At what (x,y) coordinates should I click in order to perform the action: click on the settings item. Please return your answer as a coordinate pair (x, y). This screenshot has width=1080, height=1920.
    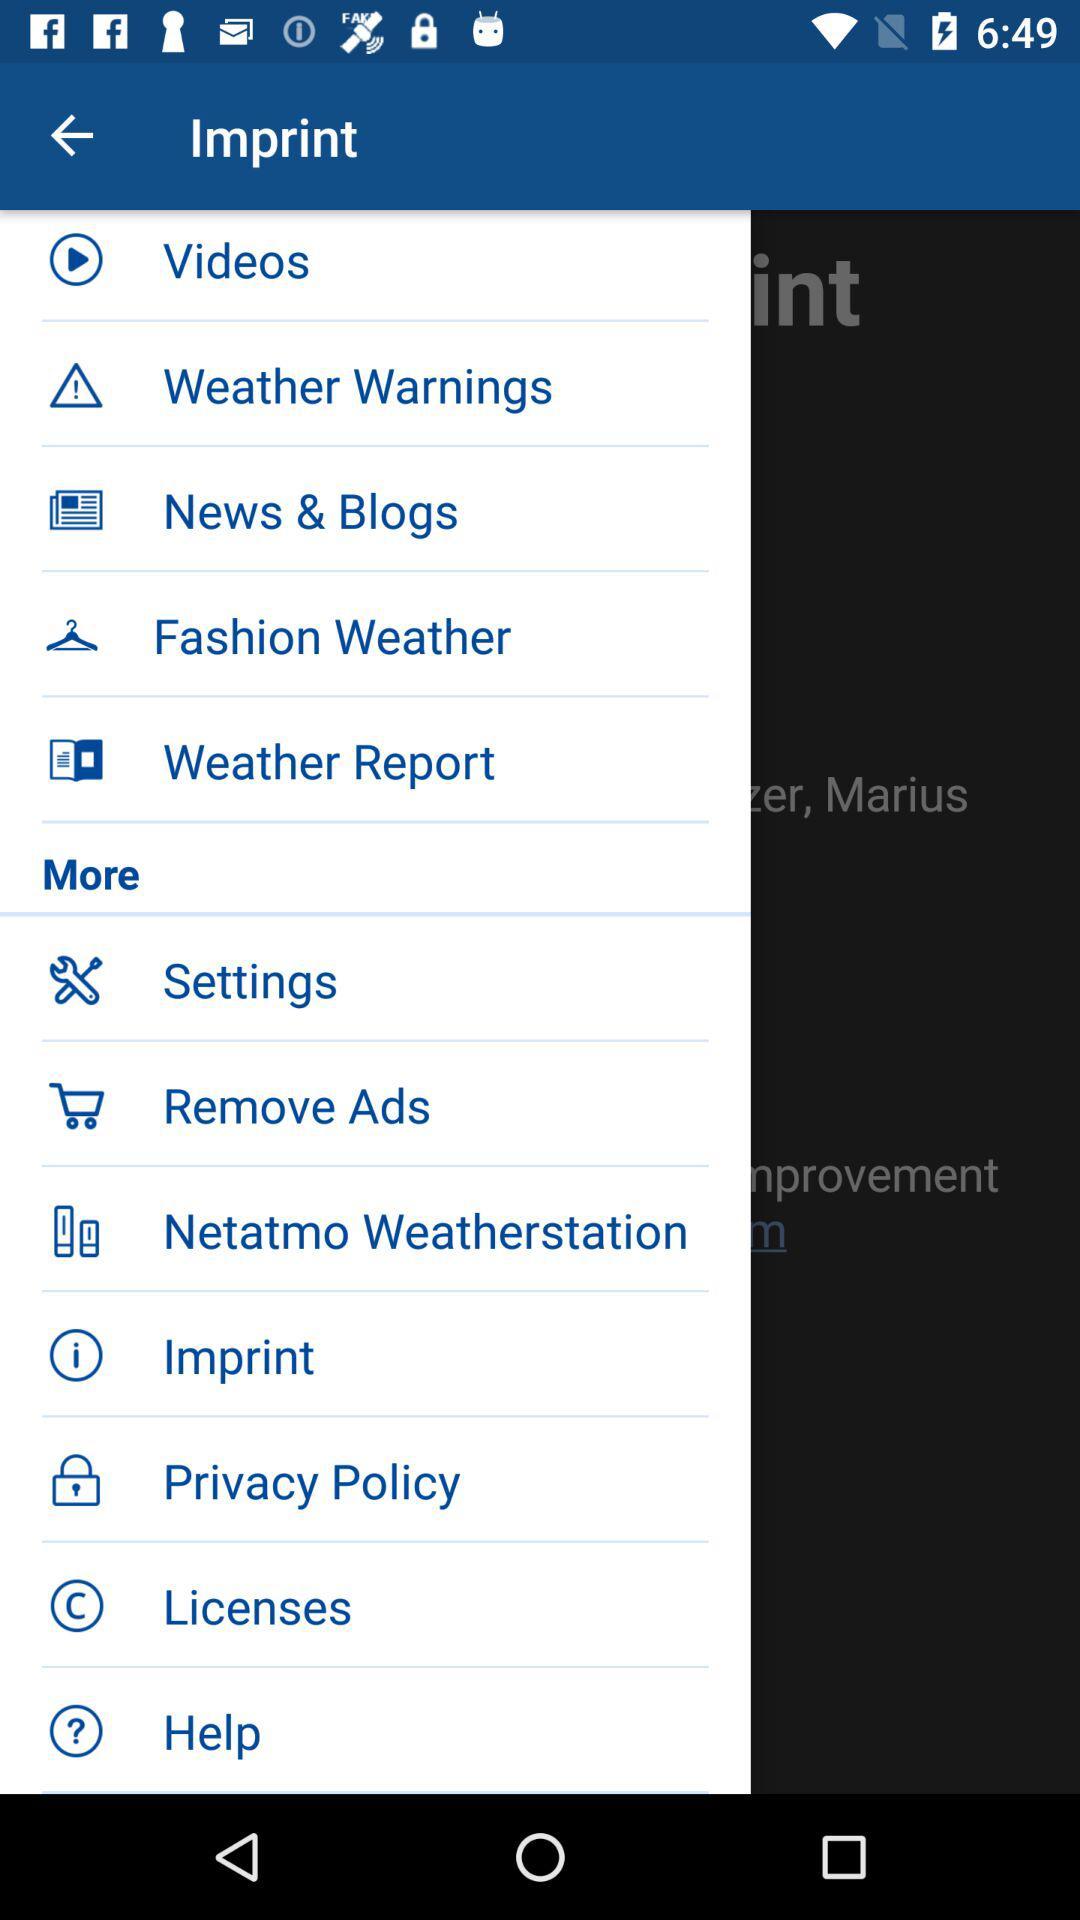
    Looking at the image, I should click on (434, 979).